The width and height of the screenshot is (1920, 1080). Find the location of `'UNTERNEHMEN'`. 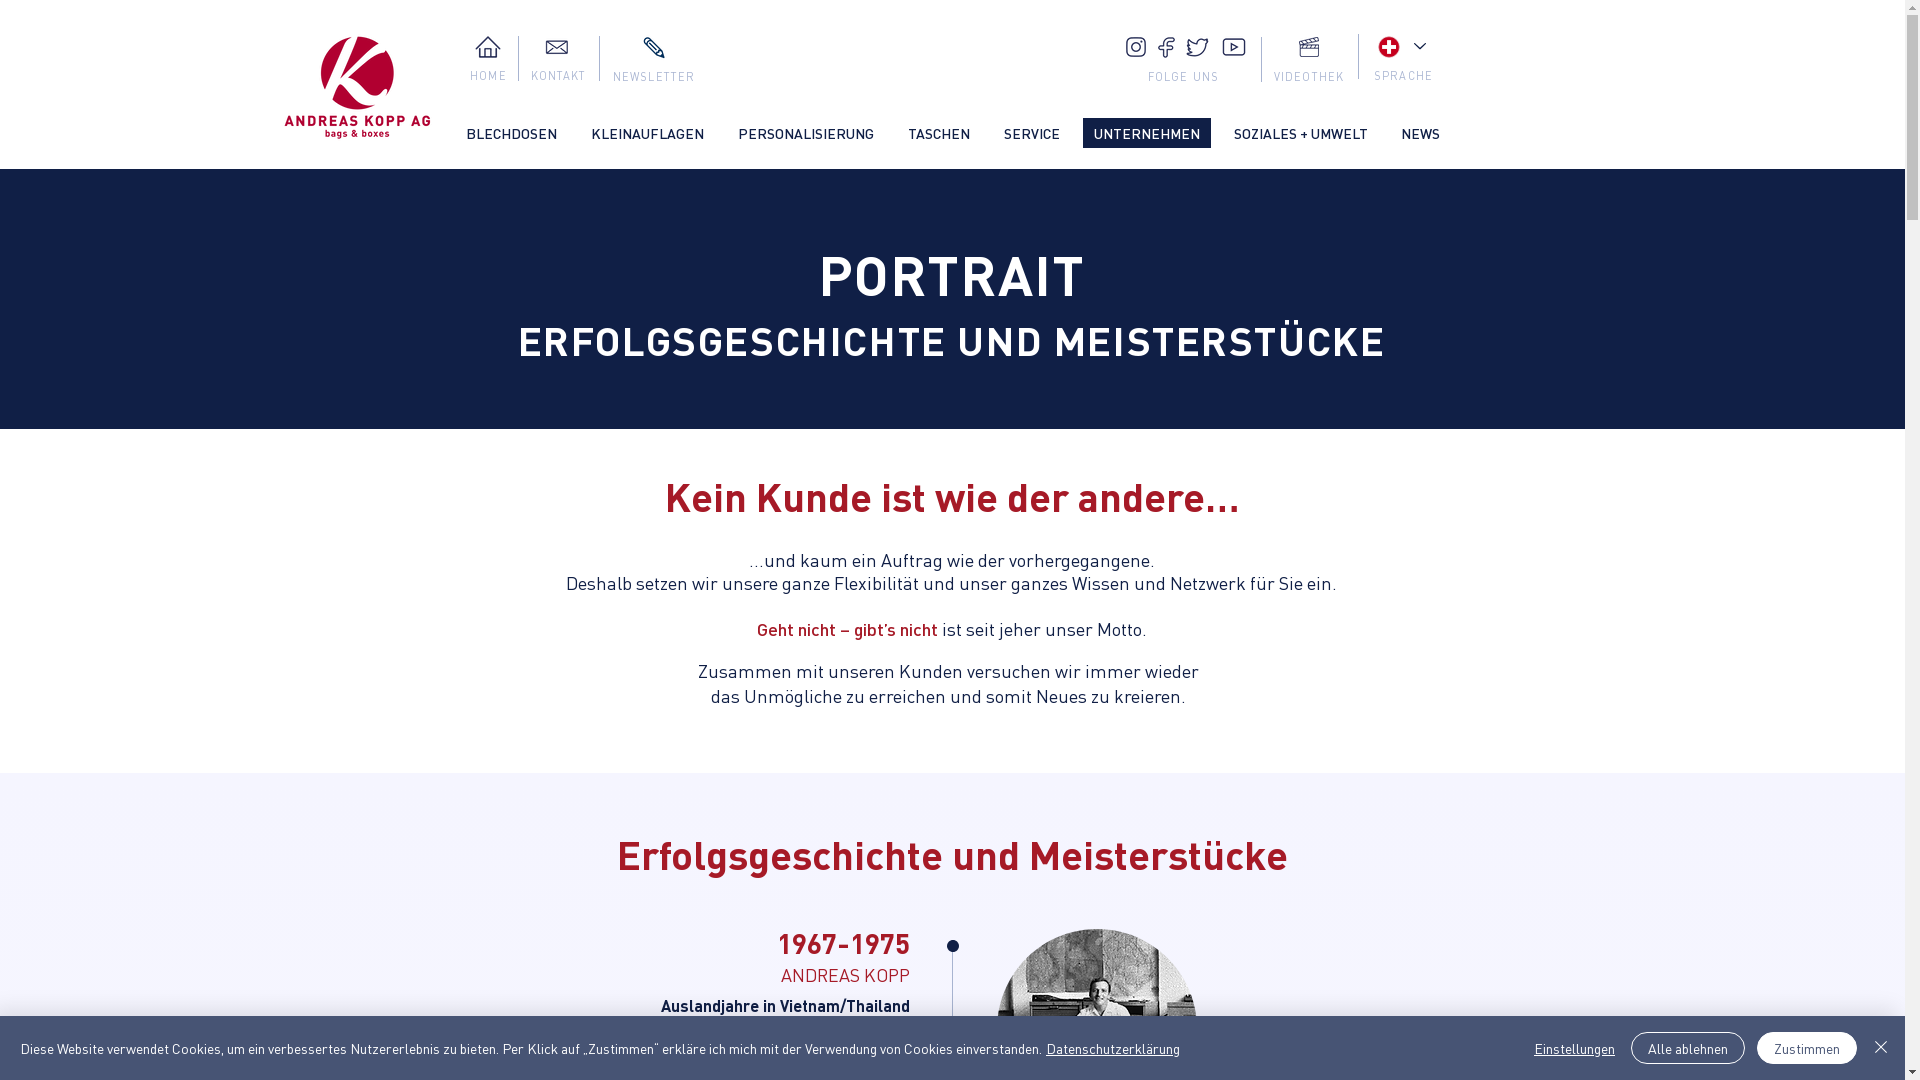

'UNTERNEHMEN' is located at coordinates (1146, 132).